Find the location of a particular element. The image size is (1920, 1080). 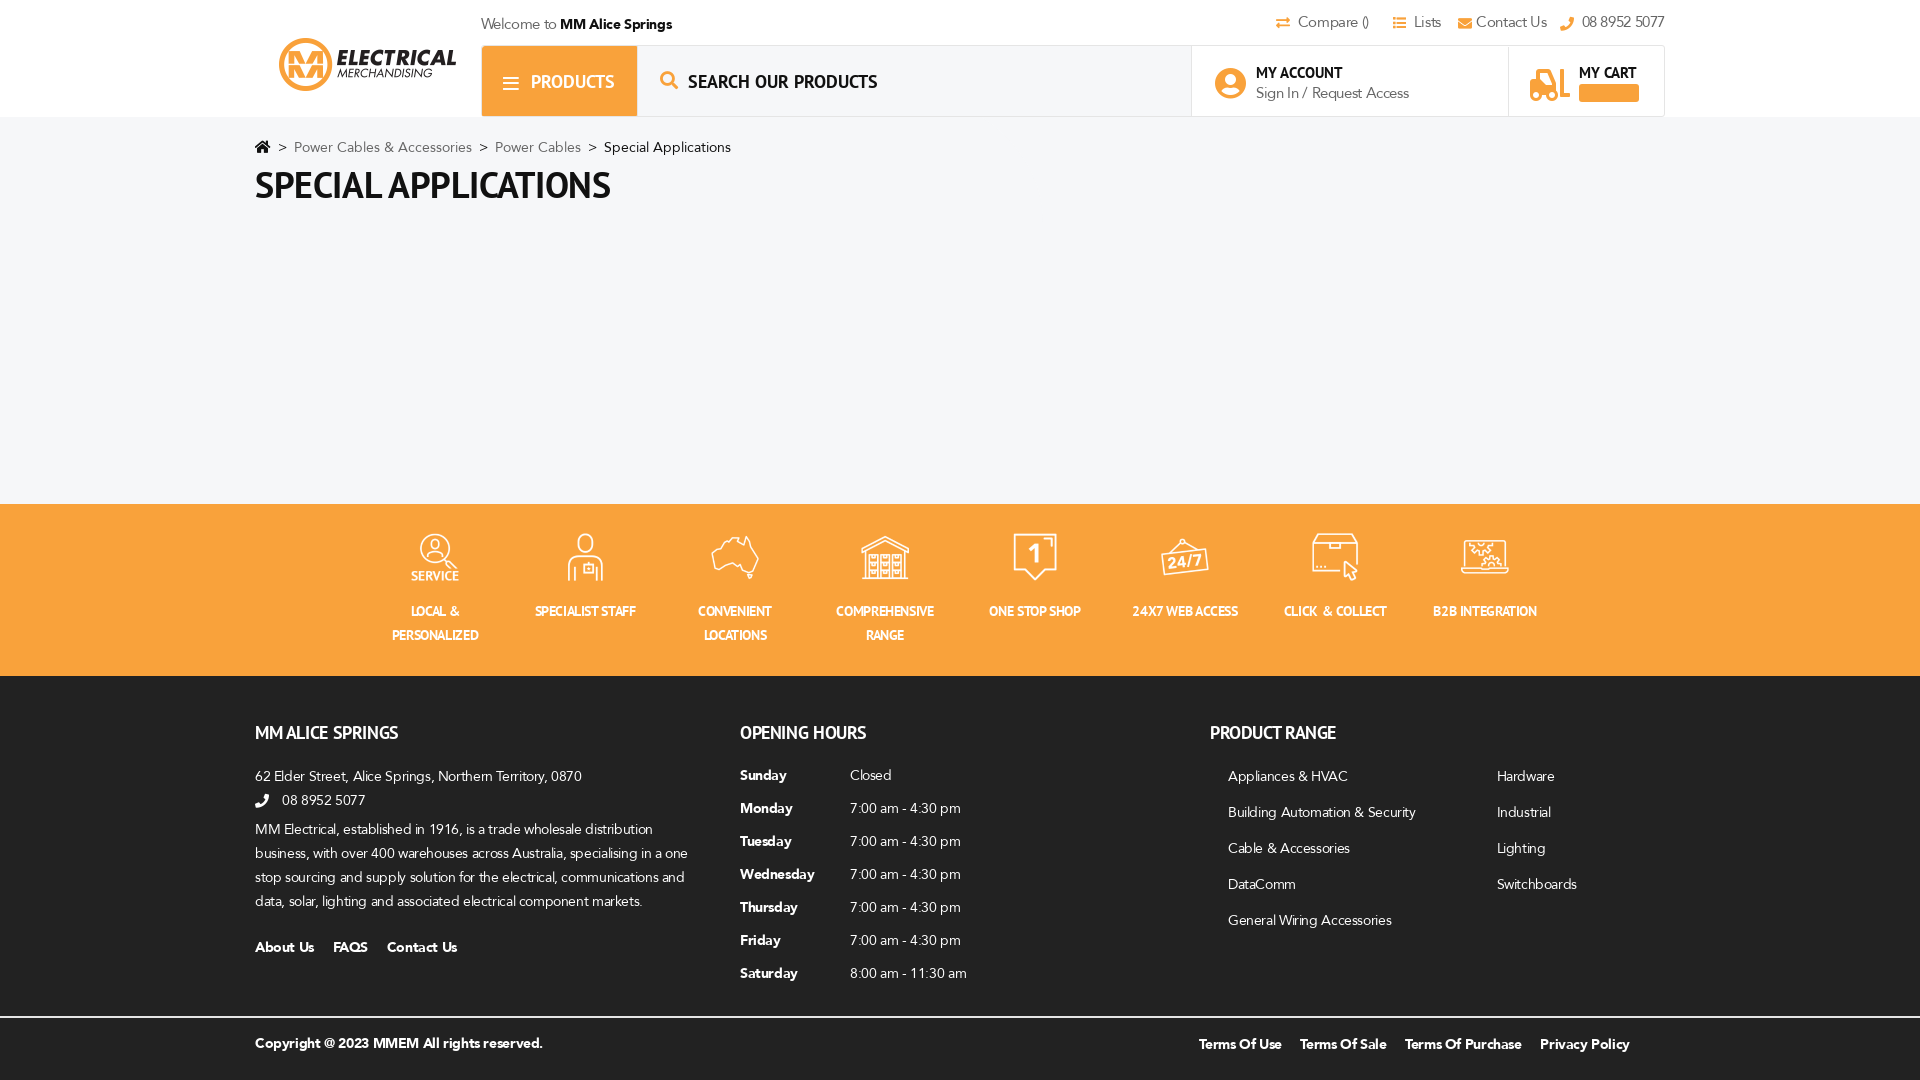

'Search' is located at coordinates (668, 79).